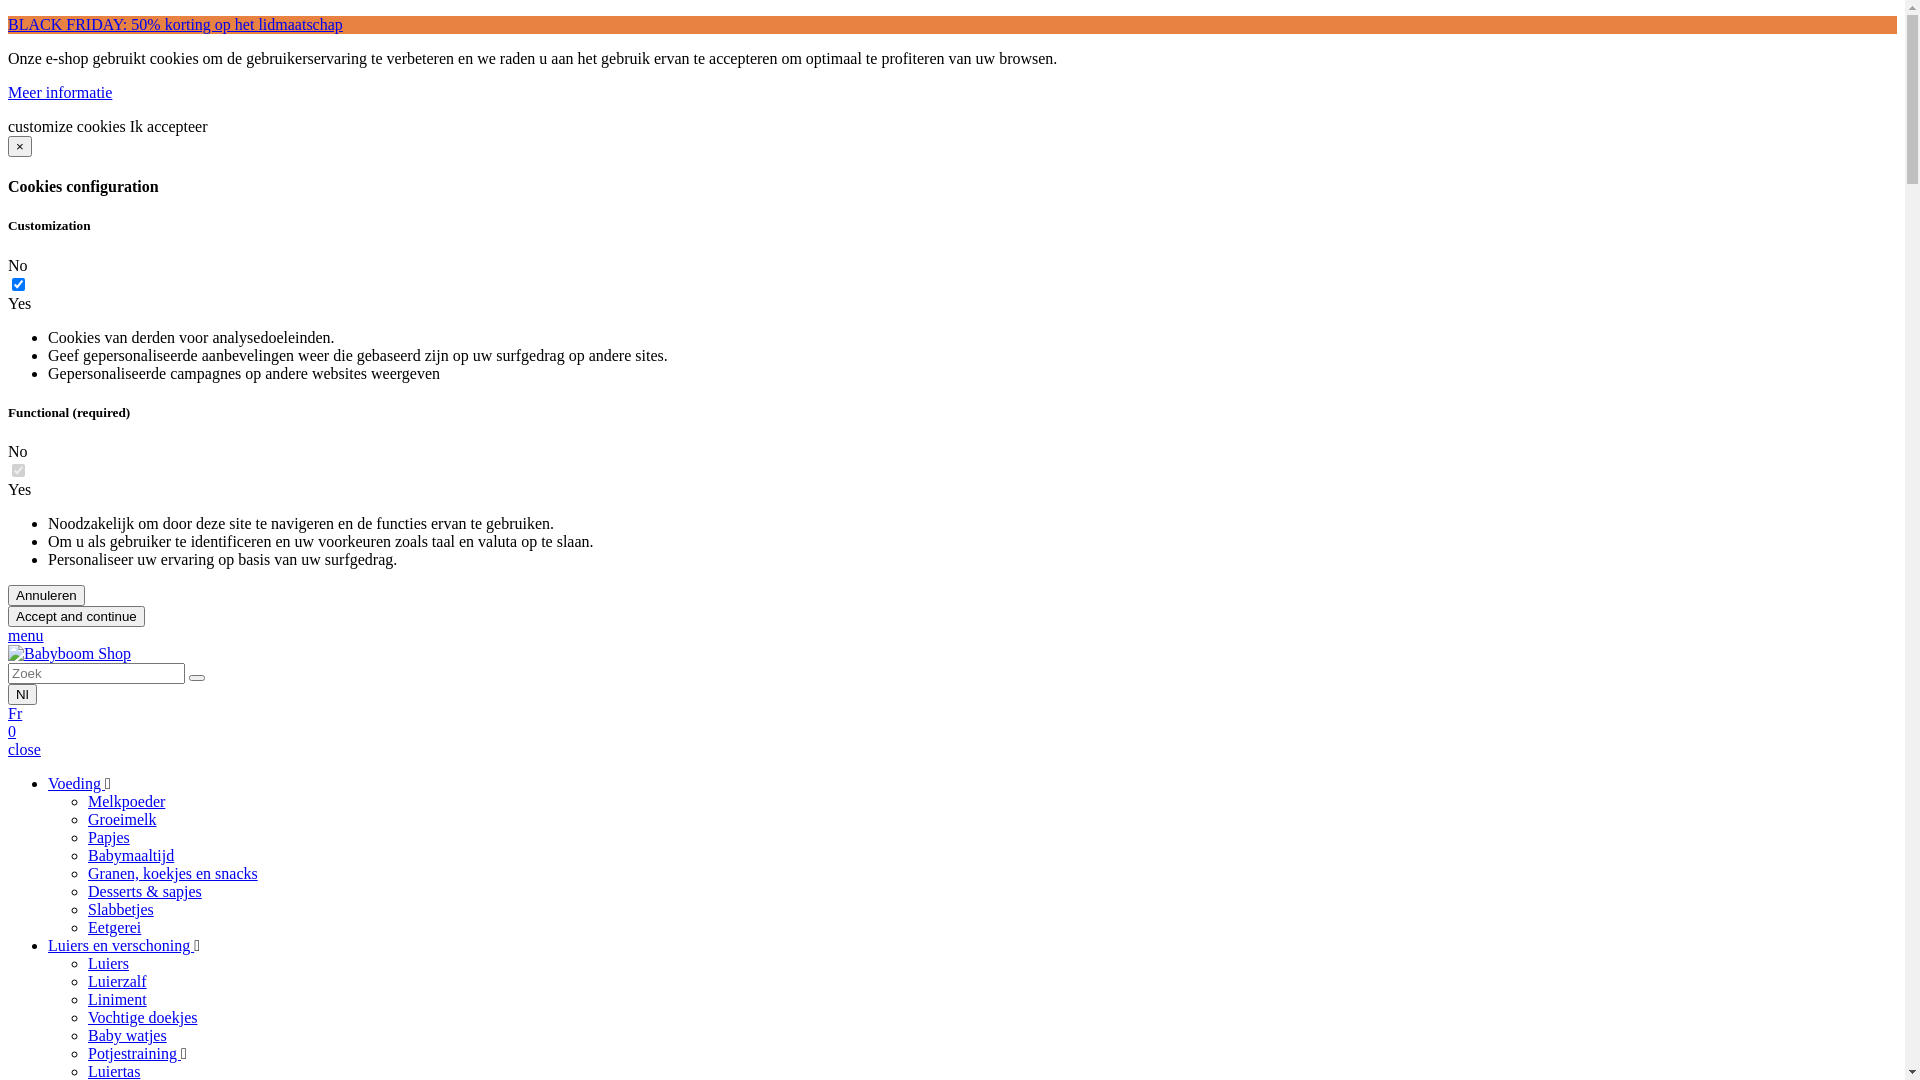 This screenshot has height=1080, width=1920. What do you see at coordinates (76, 615) in the screenshot?
I see `'Accept and continue'` at bounding box center [76, 615].